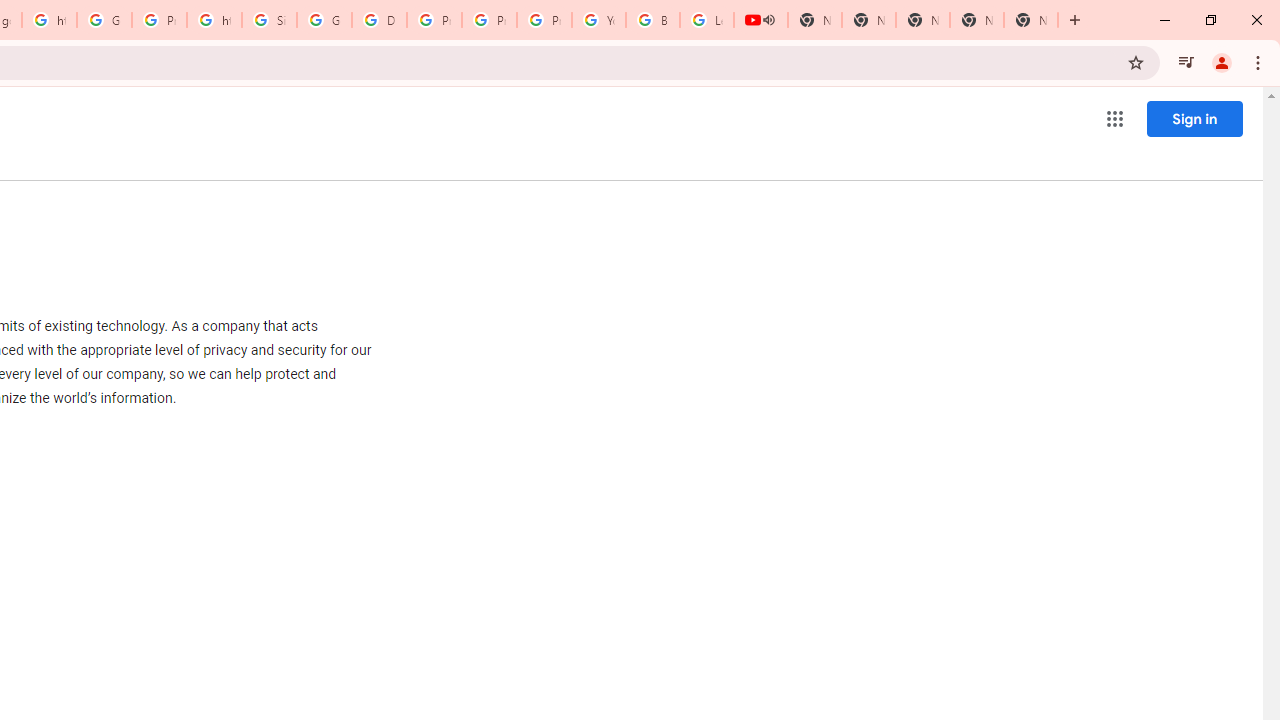  I want to click on 'Sign in - Google Accounts', so click(268, 20).